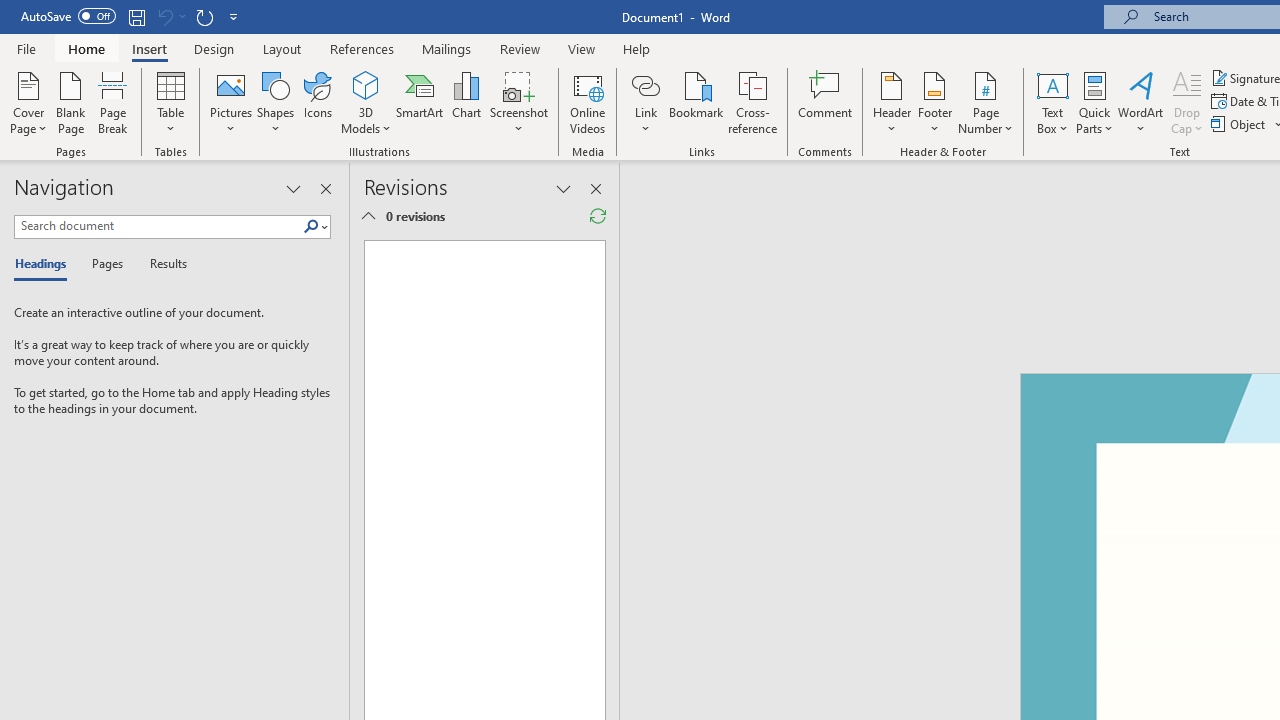 The image size is (1280, 720). What do you see at coordinates (645, 103) in the screenshot?
I see `'Link'` at bounding box center [645, 103].